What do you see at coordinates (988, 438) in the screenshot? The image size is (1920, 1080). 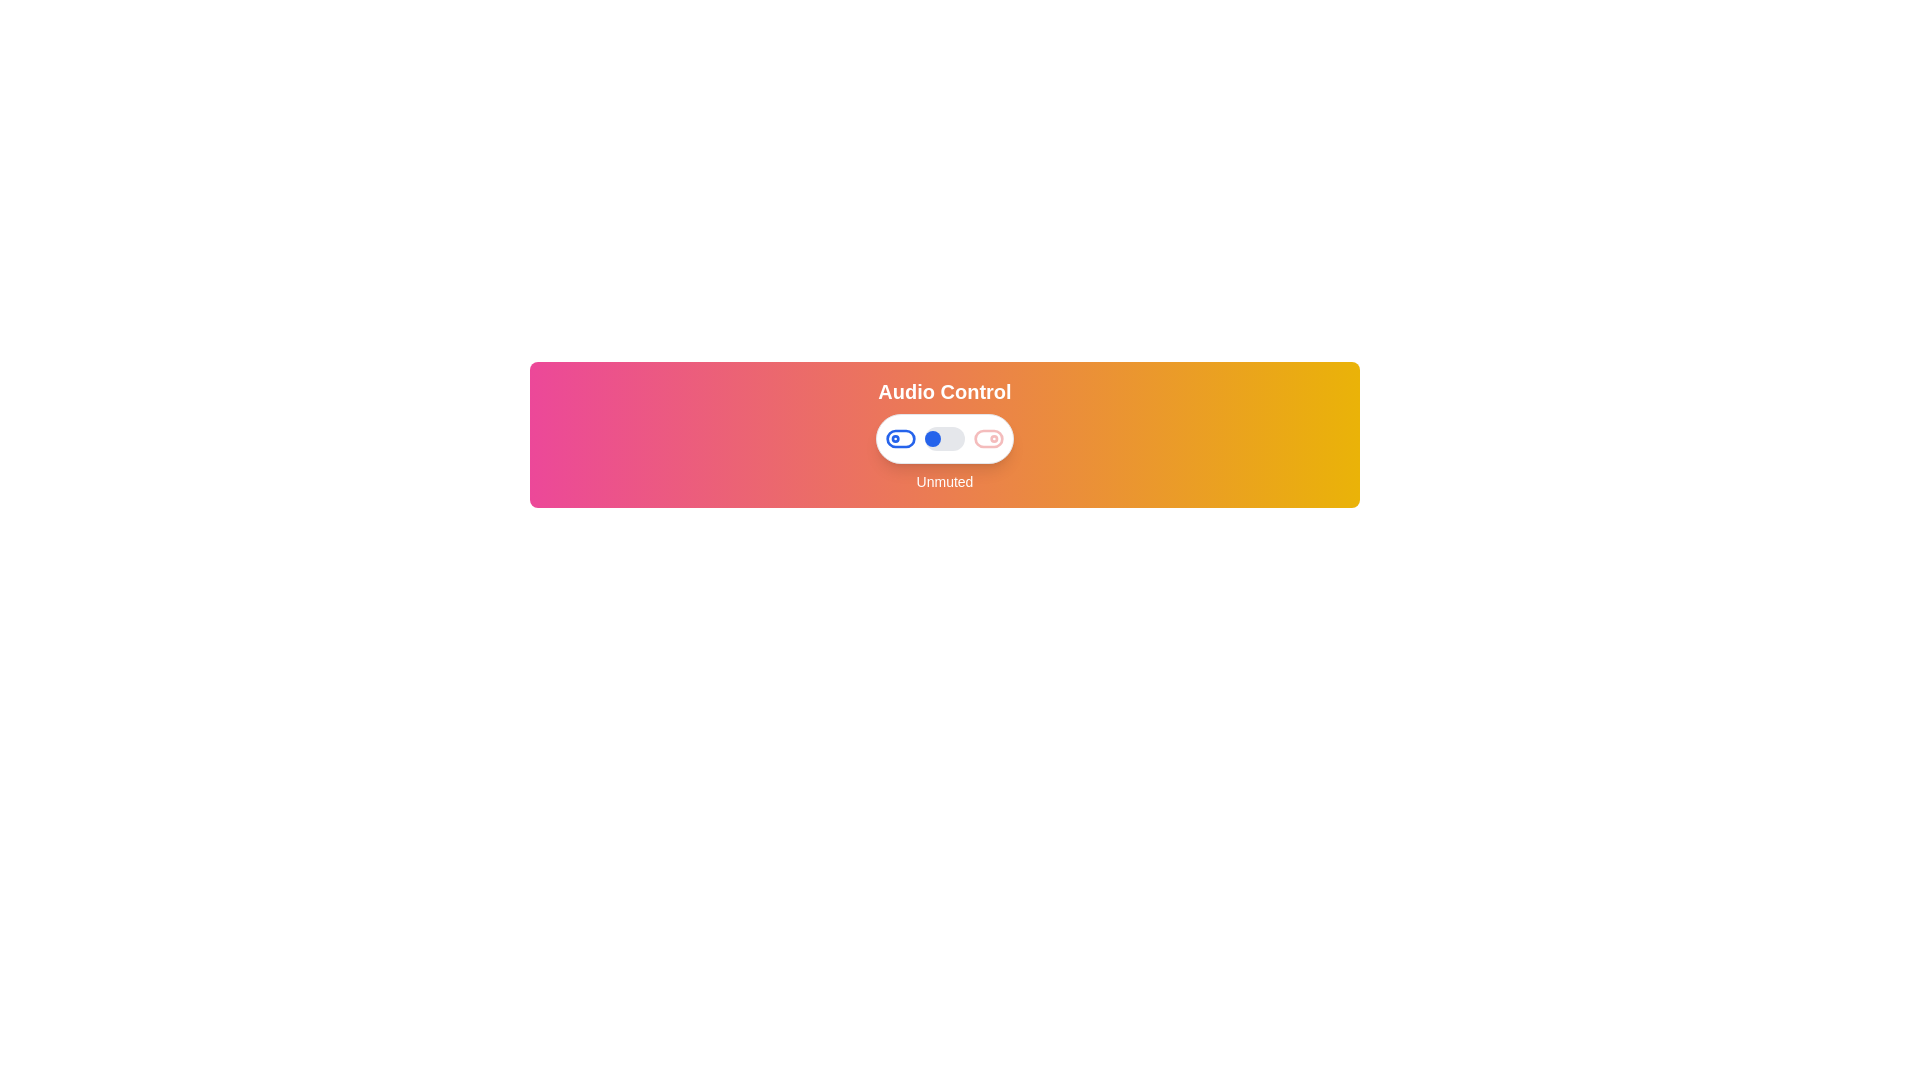 I see `the rightmost toggle button under the 'Audio Control' header` at bounding box center [988, 438].